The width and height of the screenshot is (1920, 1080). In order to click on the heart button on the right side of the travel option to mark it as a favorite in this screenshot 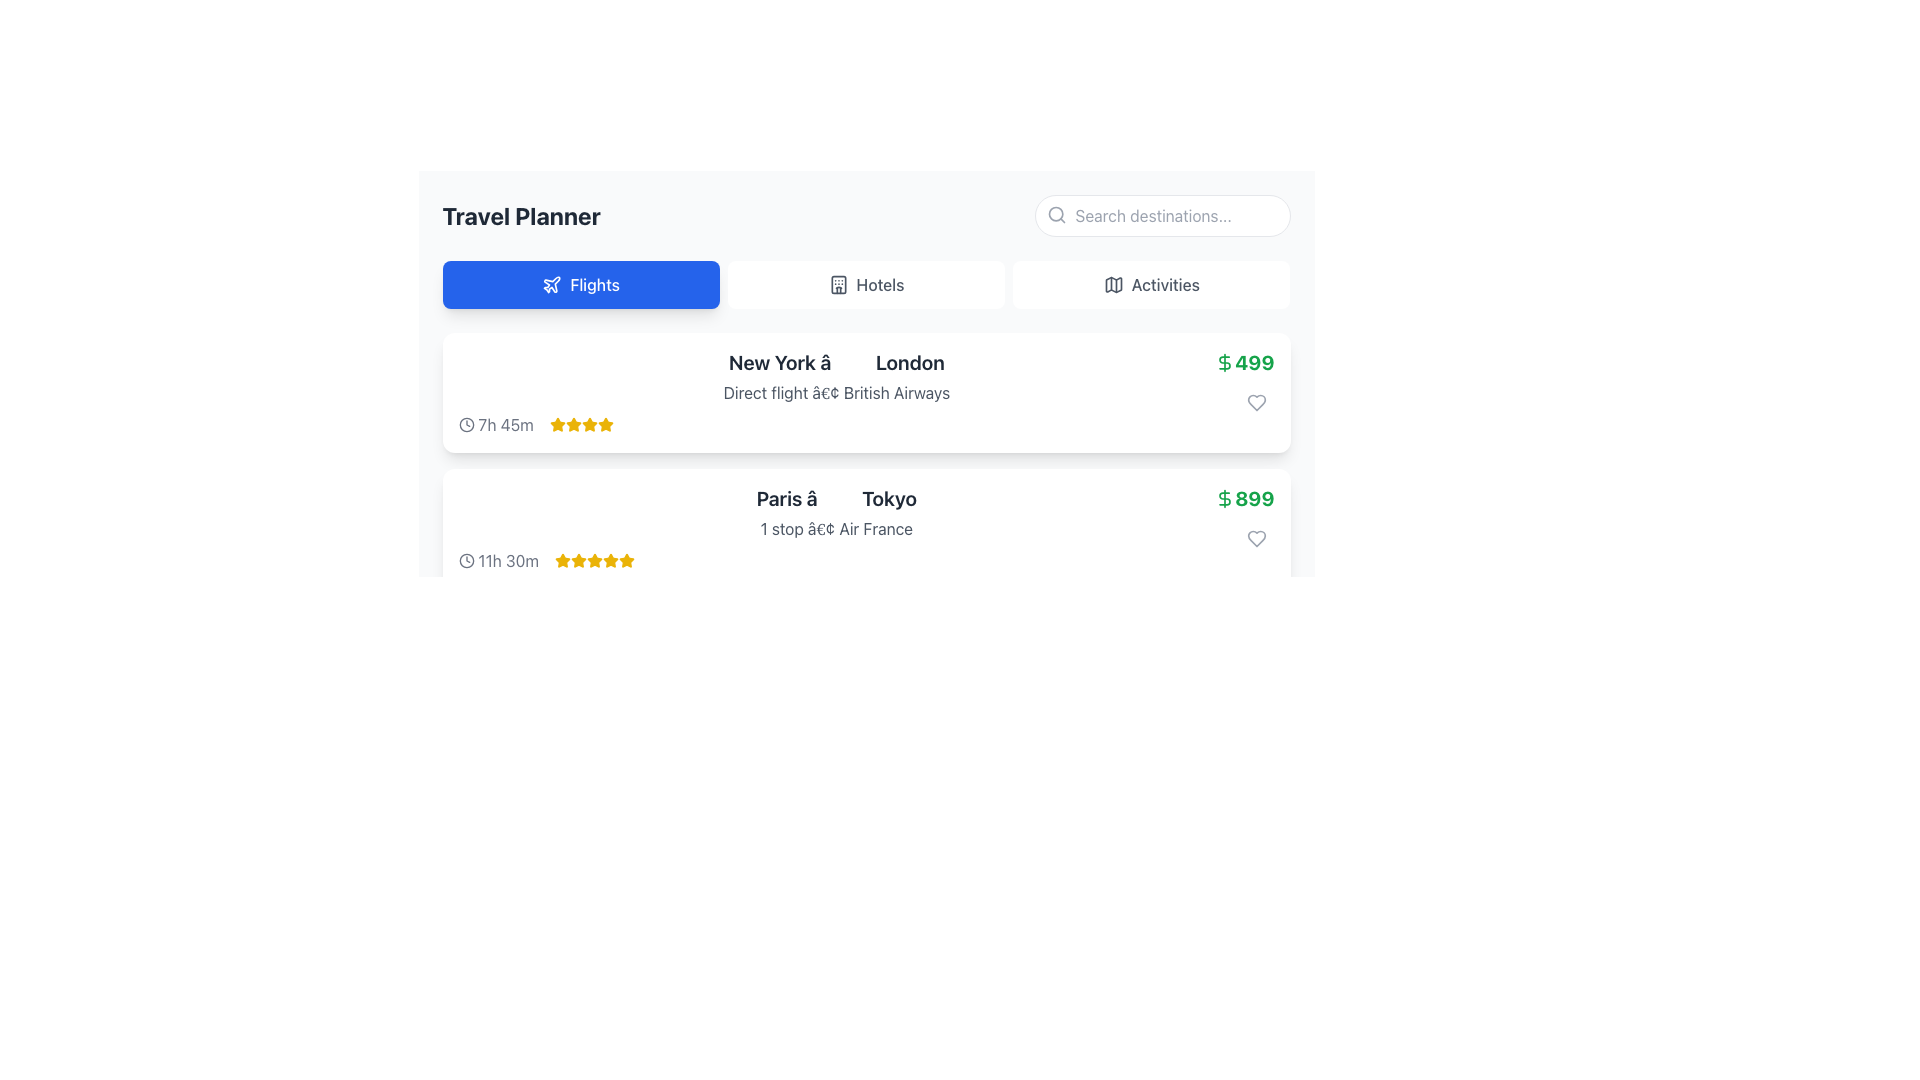, I will do `click(1255, 538)`.